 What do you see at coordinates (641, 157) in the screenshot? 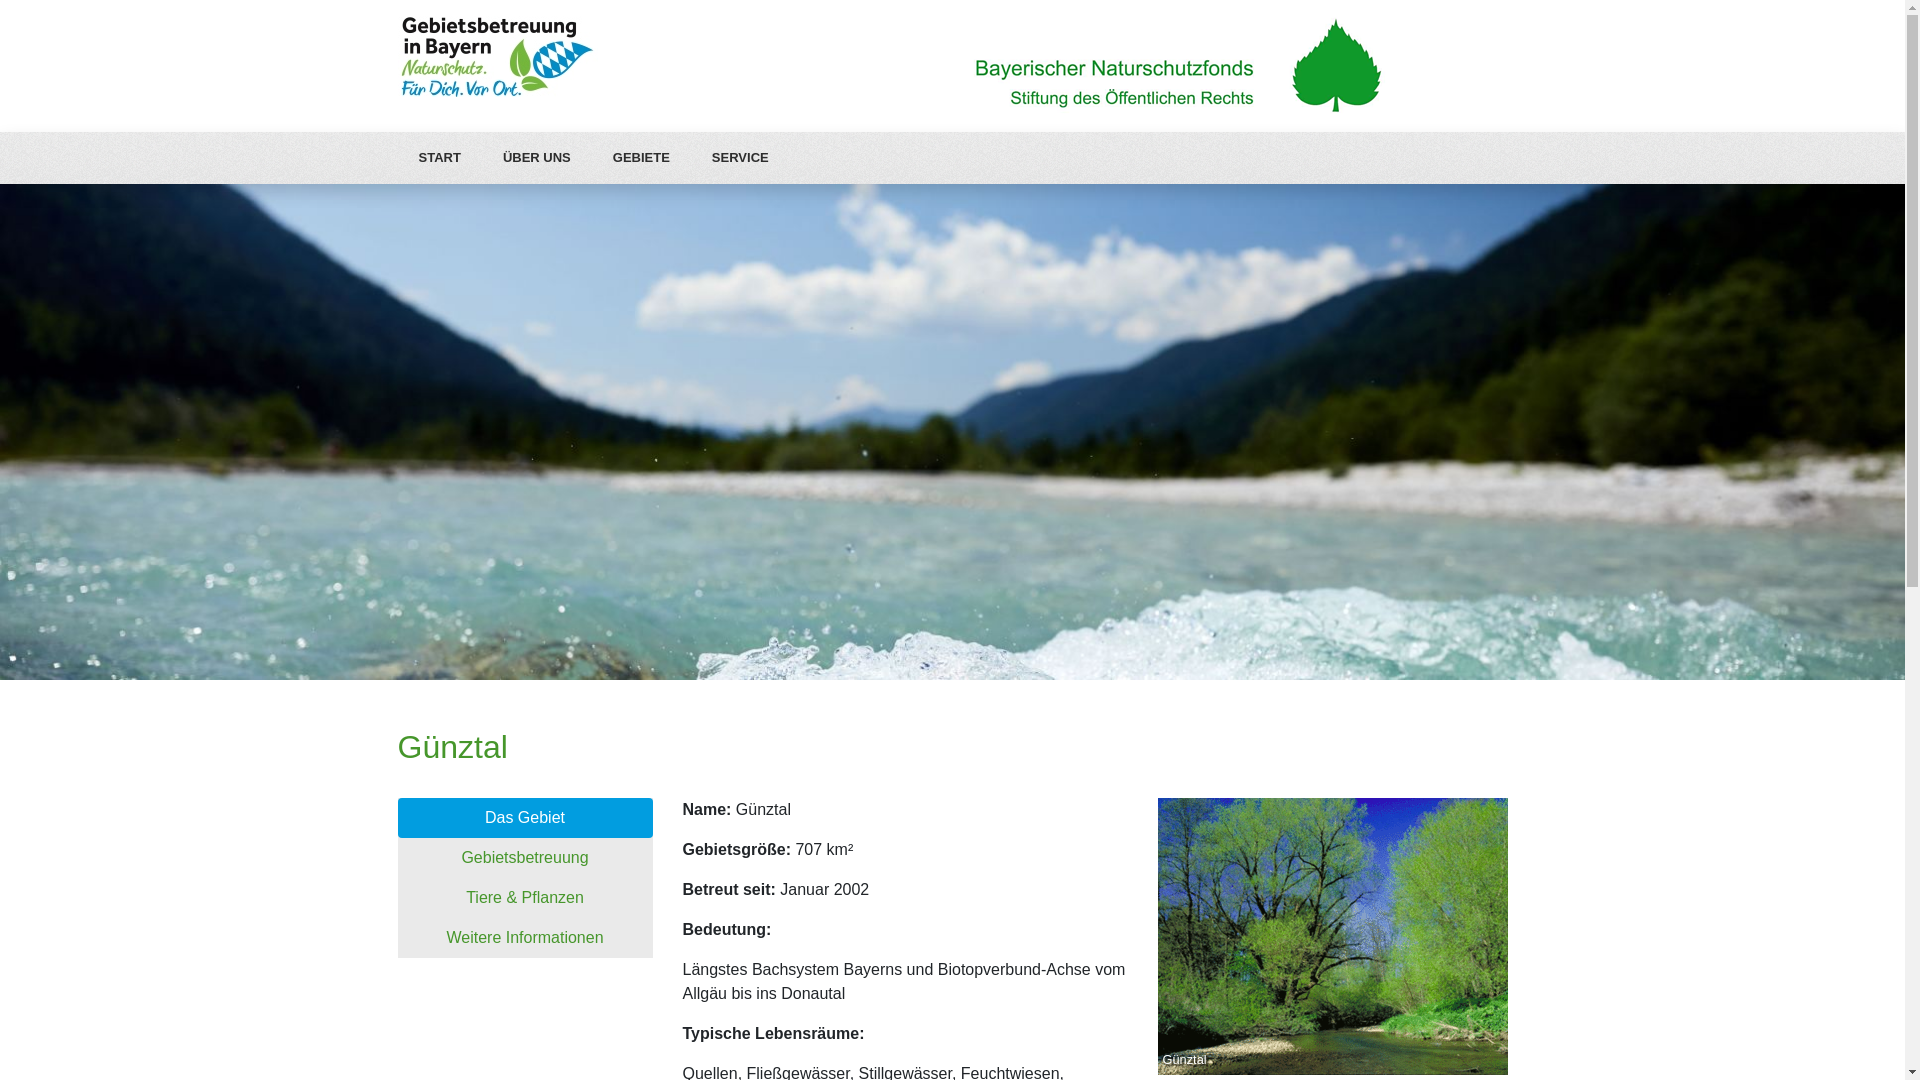
I see `'GEBIETE'` at bounding box center [641, 157].